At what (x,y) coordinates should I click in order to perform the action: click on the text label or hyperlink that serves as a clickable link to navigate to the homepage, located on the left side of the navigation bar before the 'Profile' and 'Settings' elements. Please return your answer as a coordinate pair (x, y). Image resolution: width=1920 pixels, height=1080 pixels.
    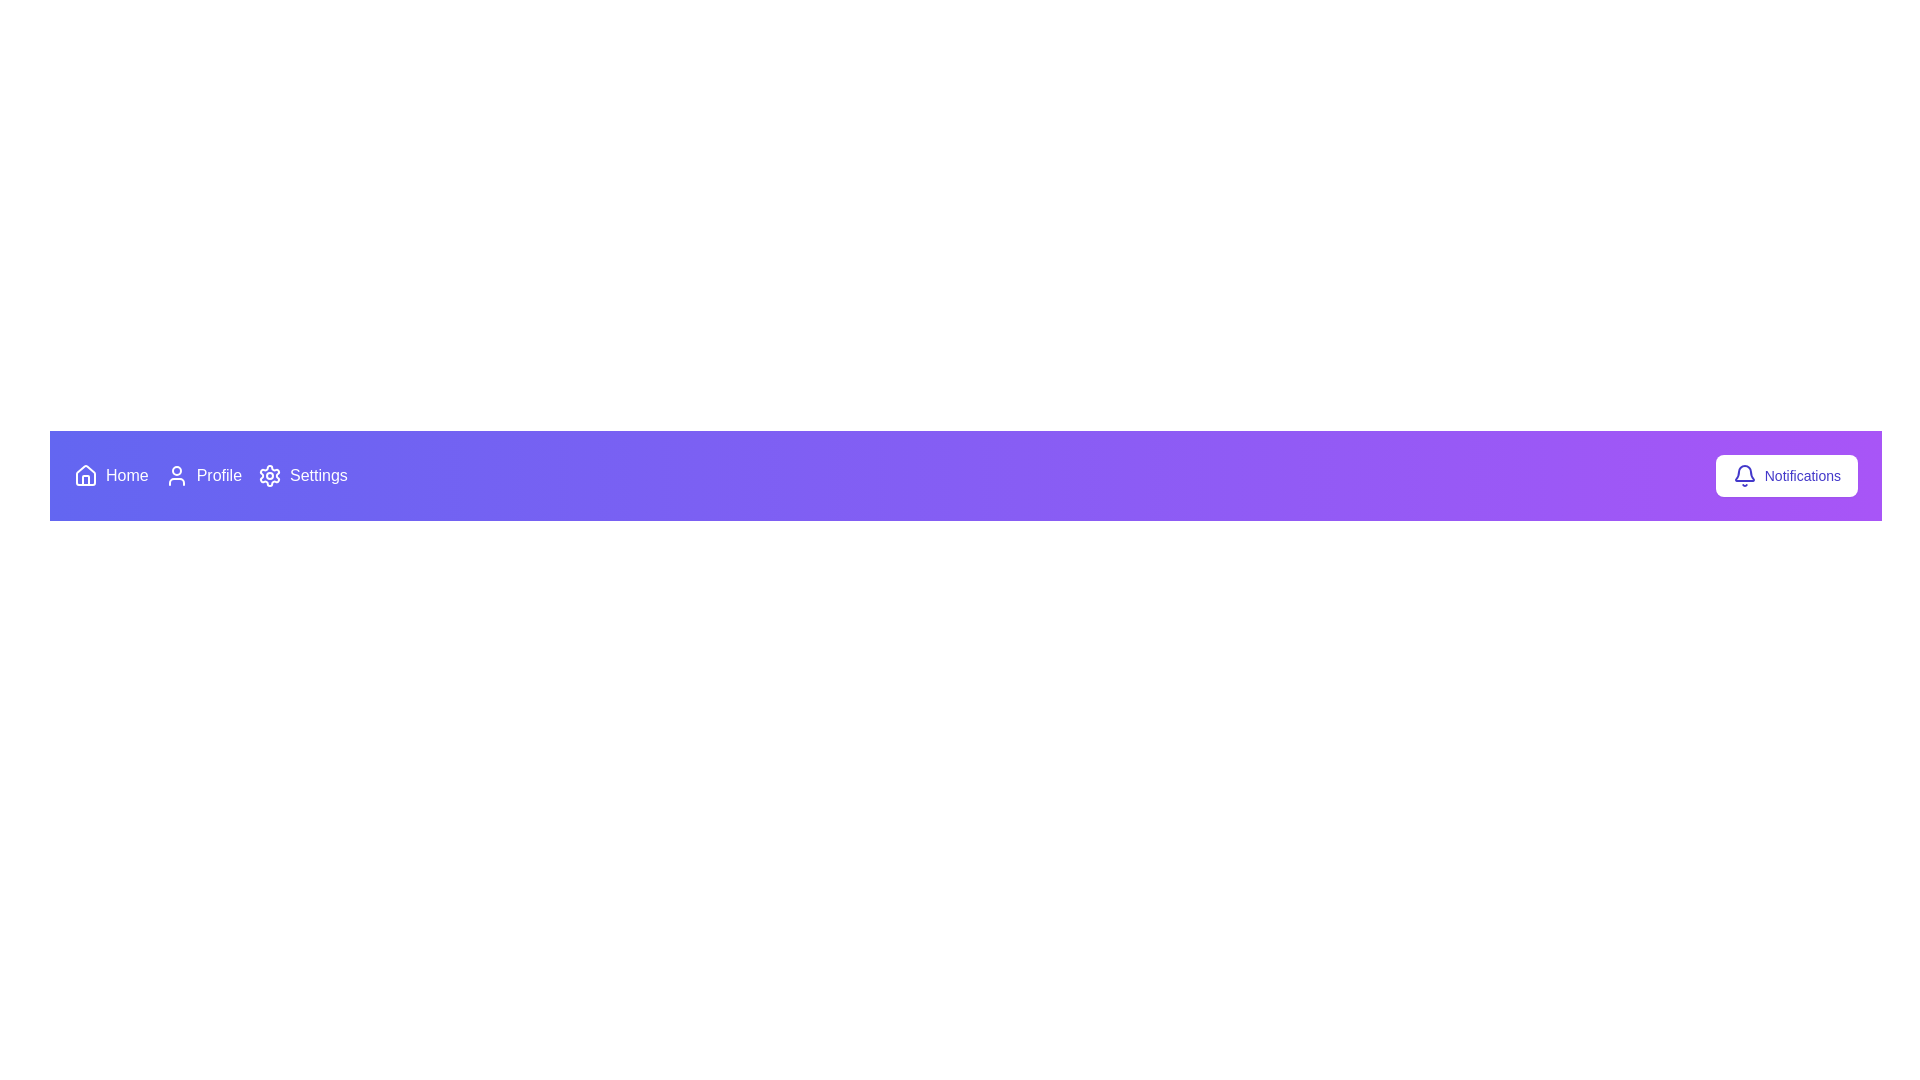
    Looking at the image, I should click on (126, 475).